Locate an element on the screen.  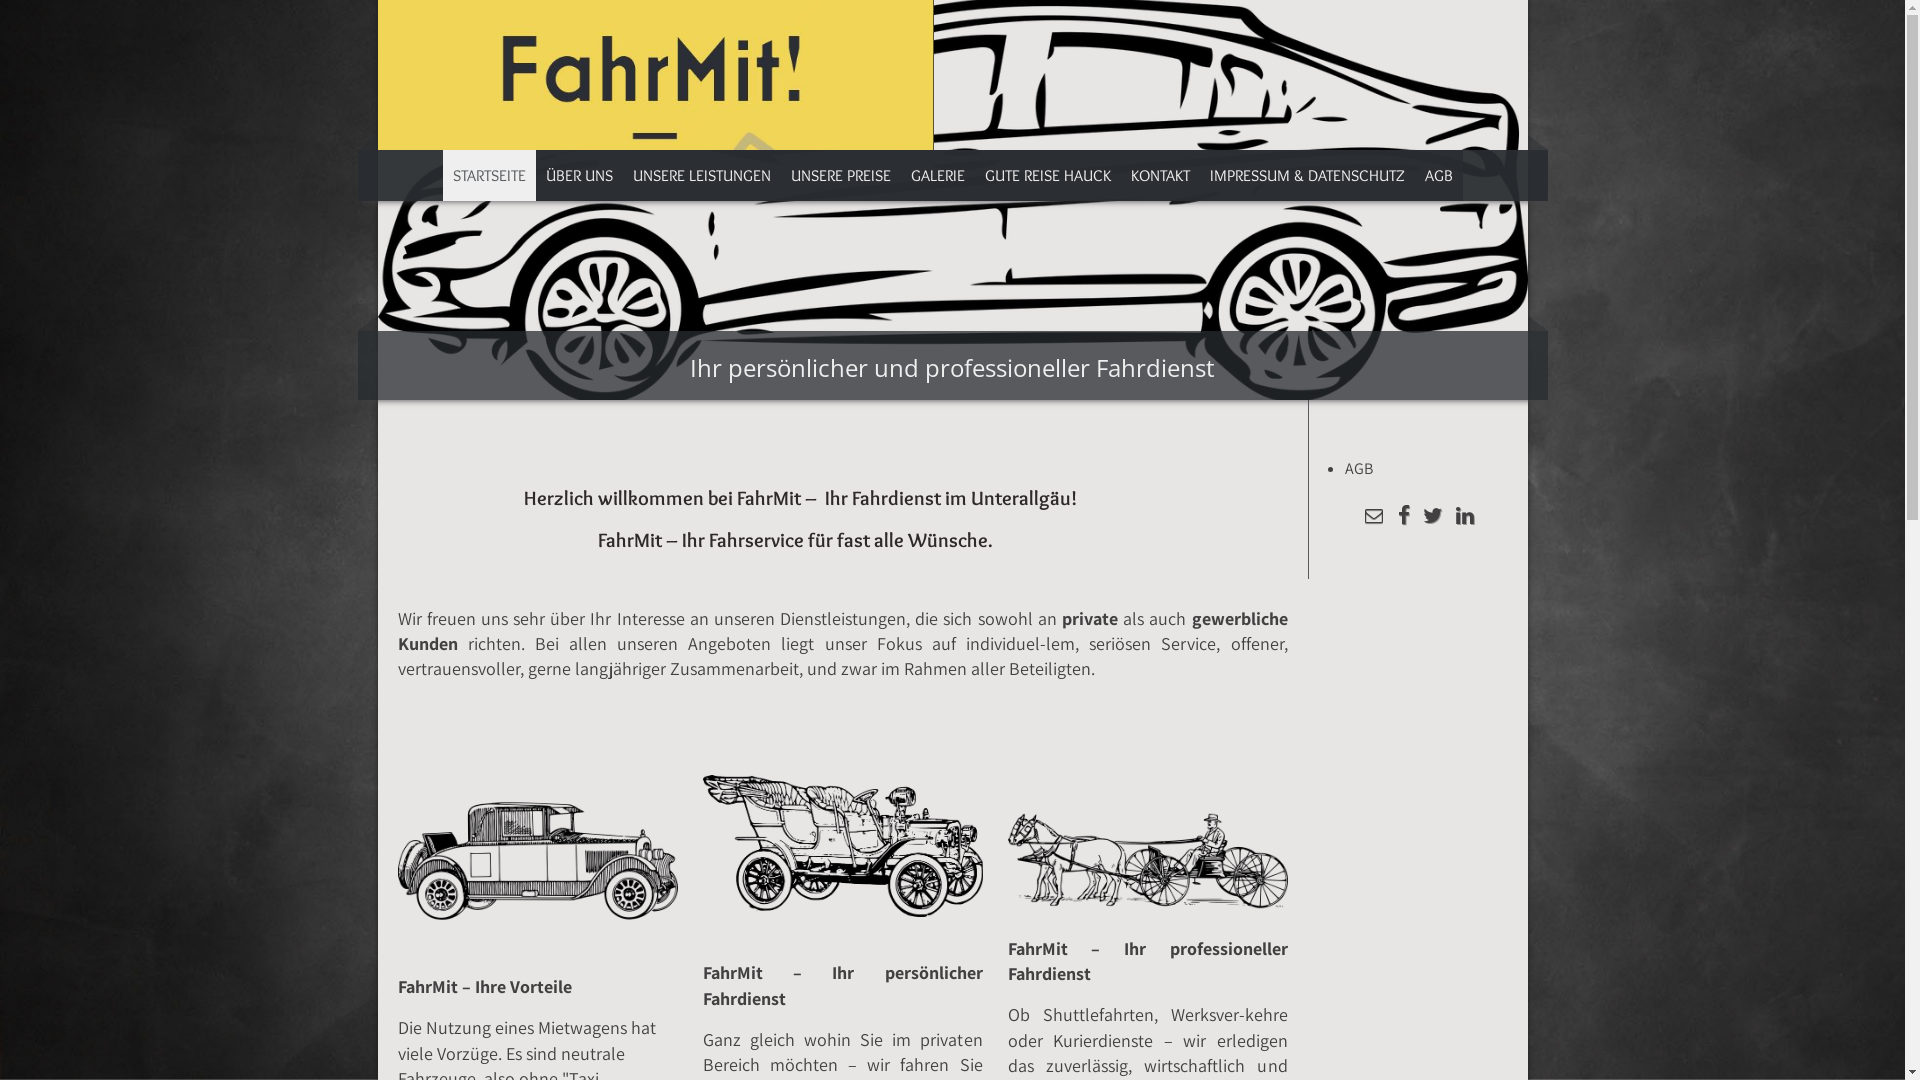
'Facebook' is located at coordinates (1402, 516).